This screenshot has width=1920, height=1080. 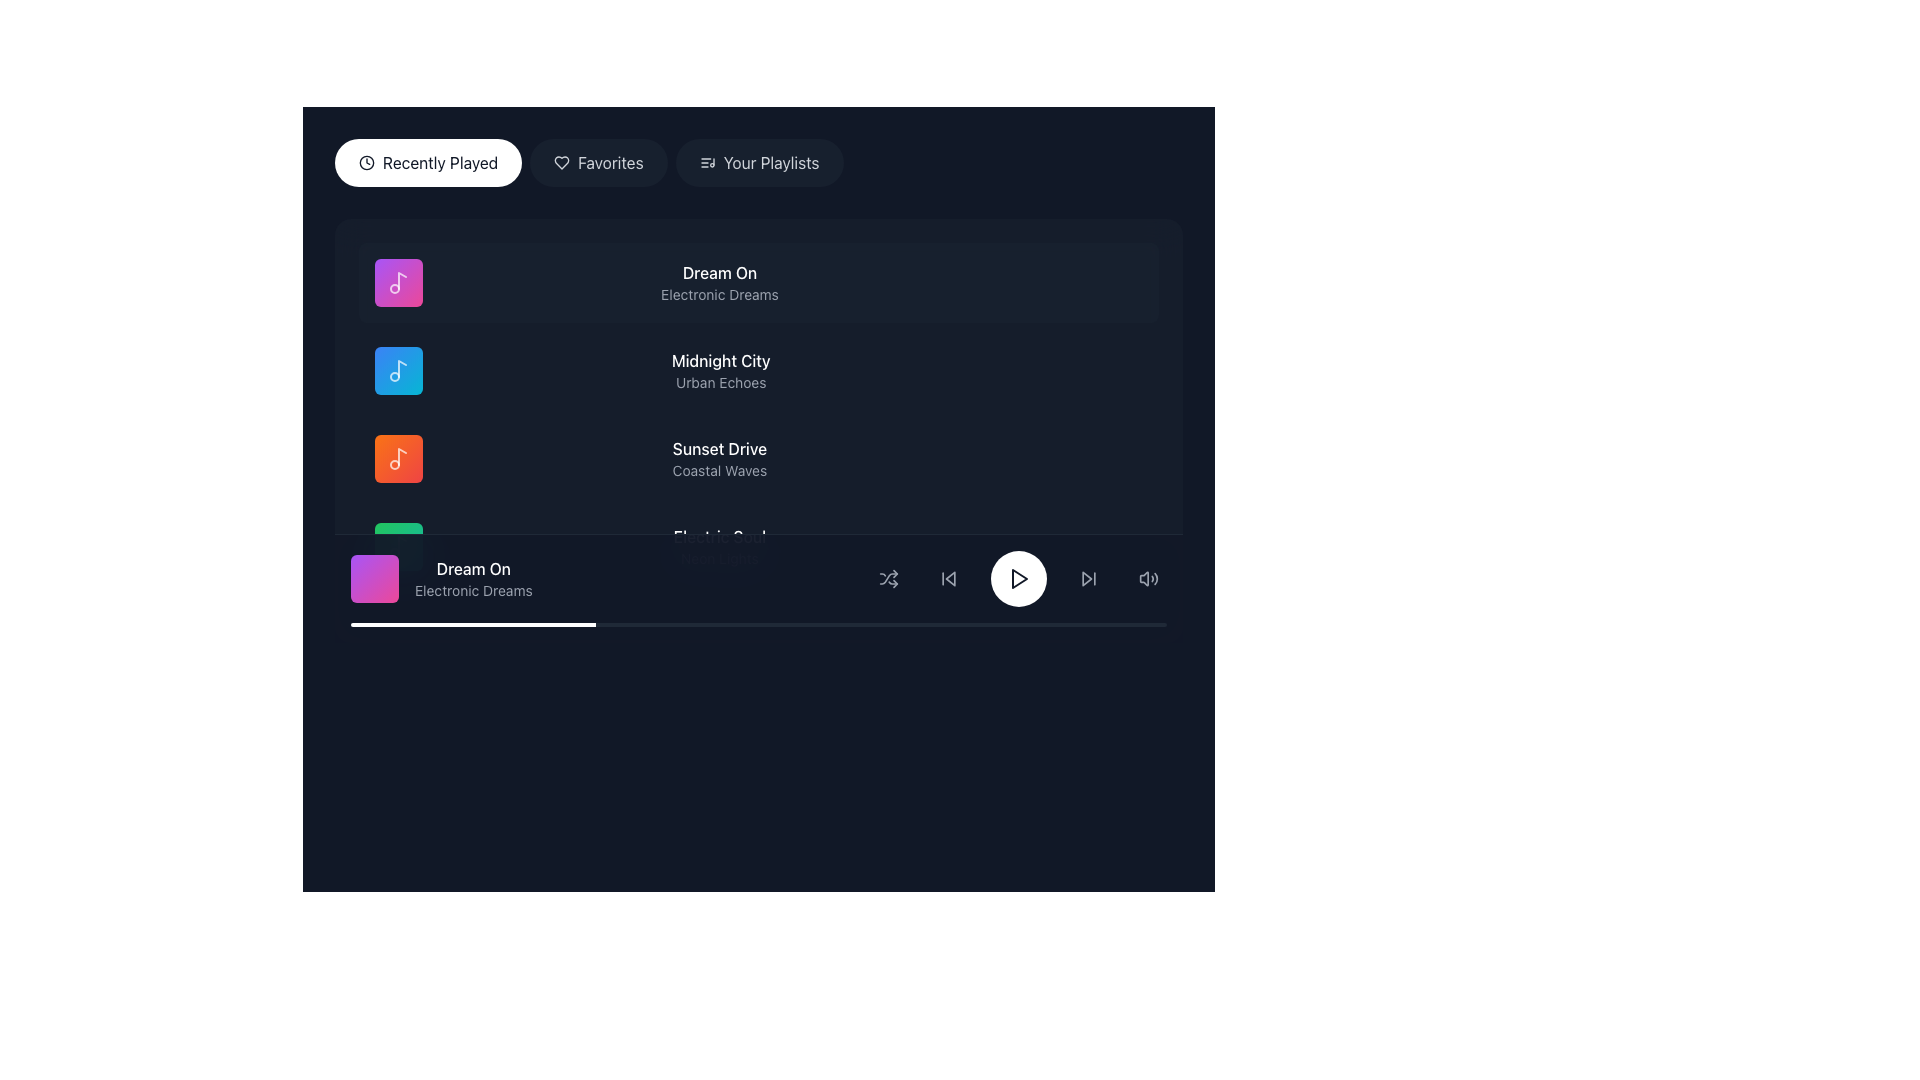 What do you see at coordinates (949, 578) in the screenshot?
I see `the triangular-shaped skip-back button located in the bottom control bar, next to the play/pause and skip-forward icons, to skip backward` at bounding box center [949, 578].